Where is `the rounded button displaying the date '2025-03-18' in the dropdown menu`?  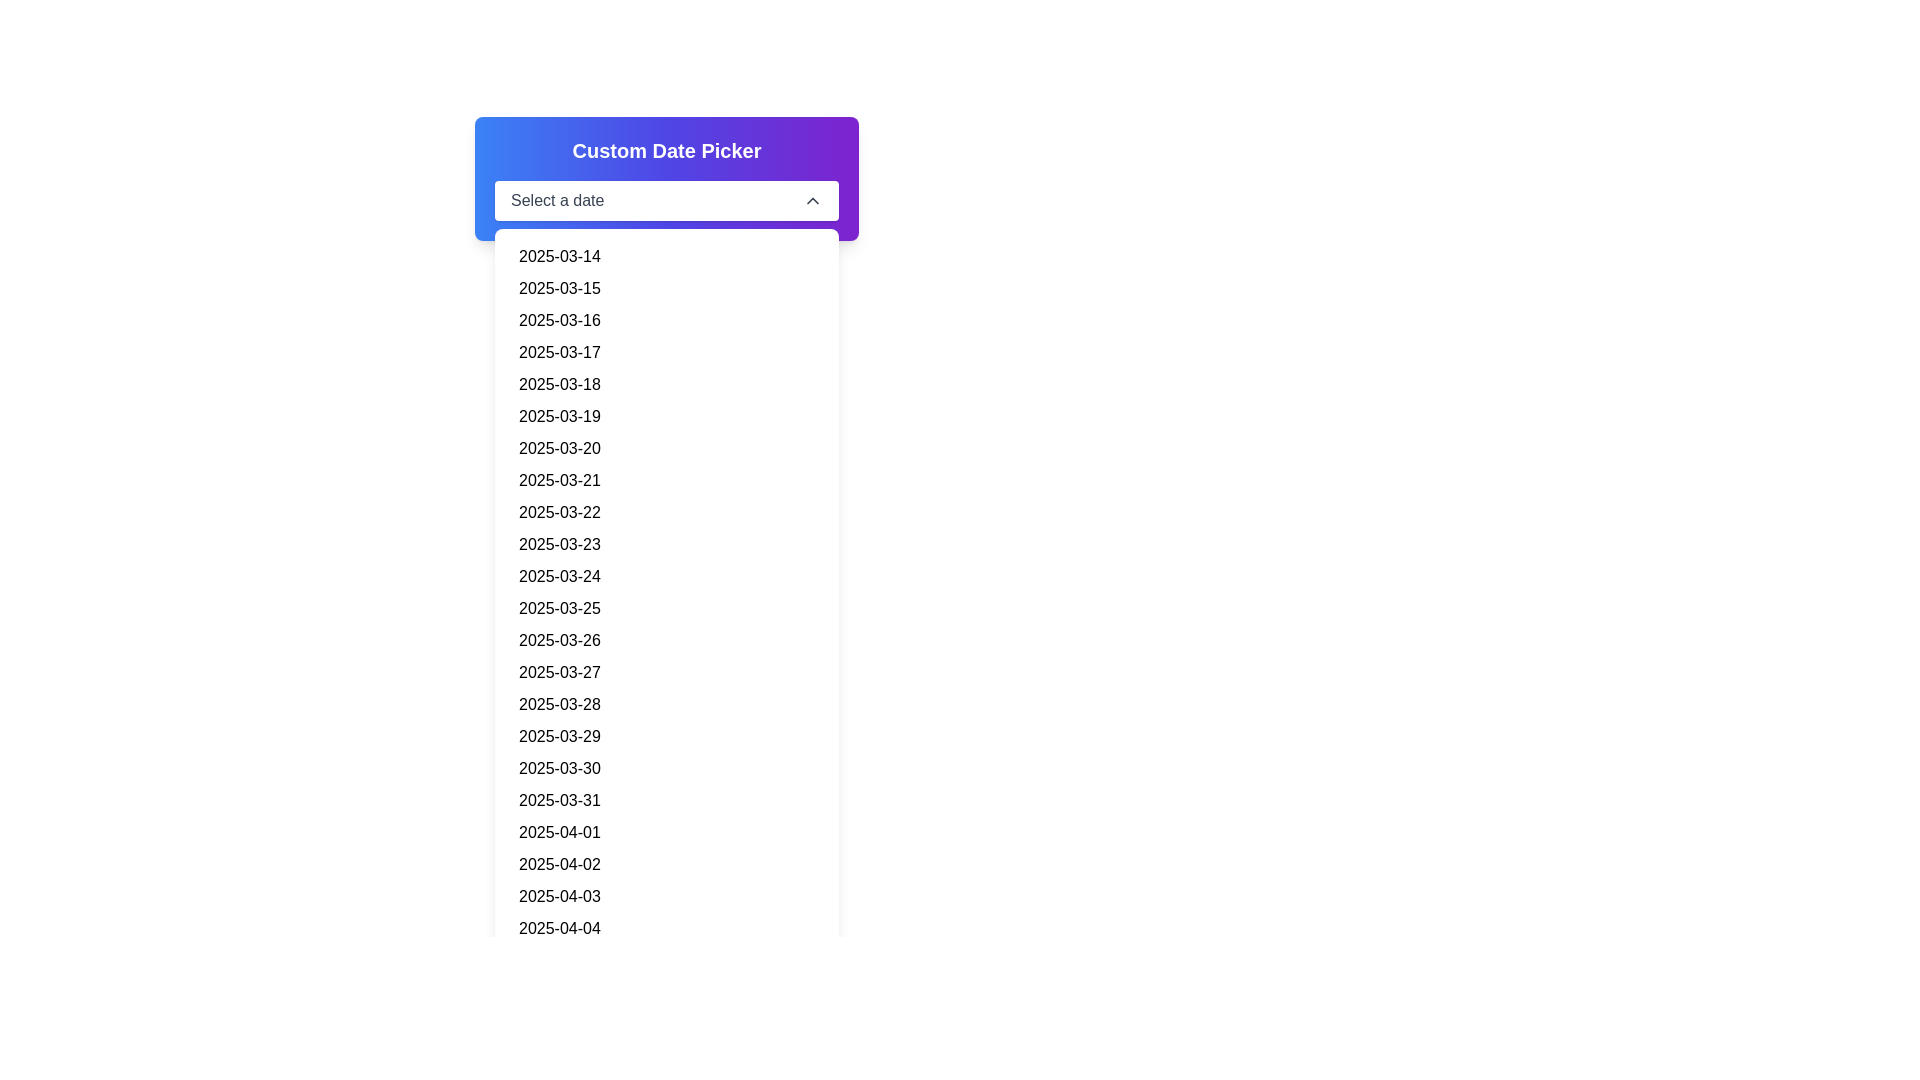 the rounded button displaying the date '2025-03-18' in the dropdown menu is located at coordinates (667, 385).